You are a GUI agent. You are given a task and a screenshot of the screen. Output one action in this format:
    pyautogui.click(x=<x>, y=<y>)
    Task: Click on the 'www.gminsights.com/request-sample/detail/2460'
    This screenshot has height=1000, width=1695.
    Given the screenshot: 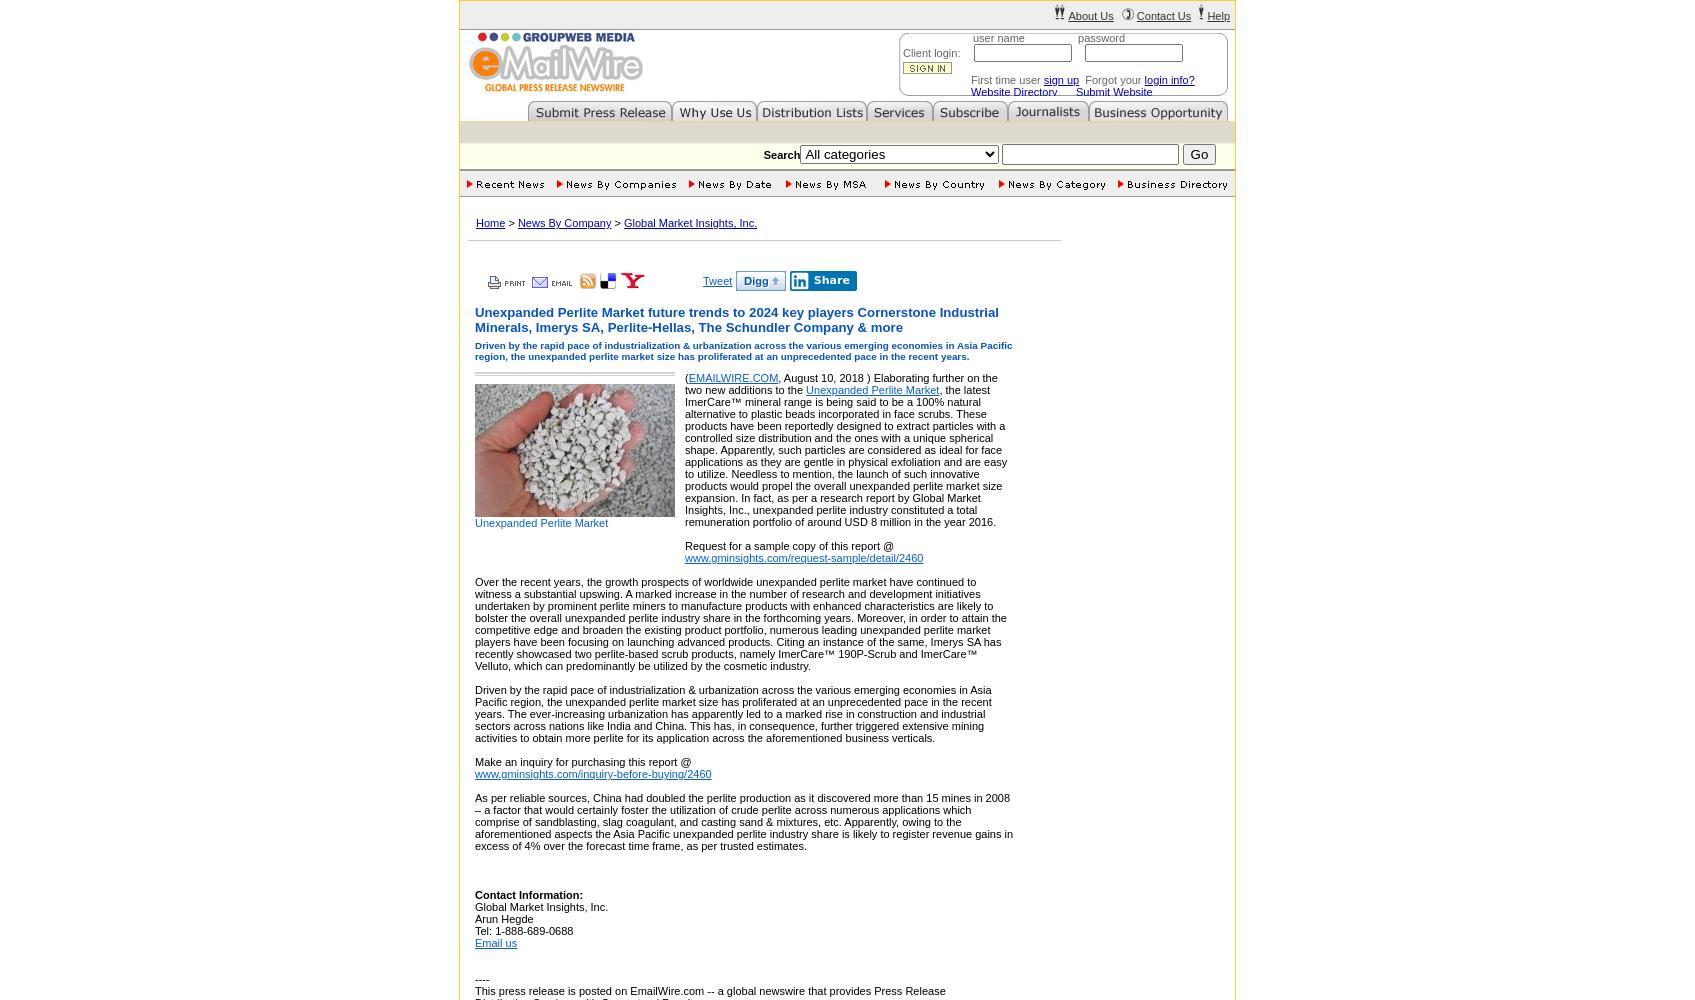 What is the action you would take?
    pyautogui.click(x=684, y=558)
    